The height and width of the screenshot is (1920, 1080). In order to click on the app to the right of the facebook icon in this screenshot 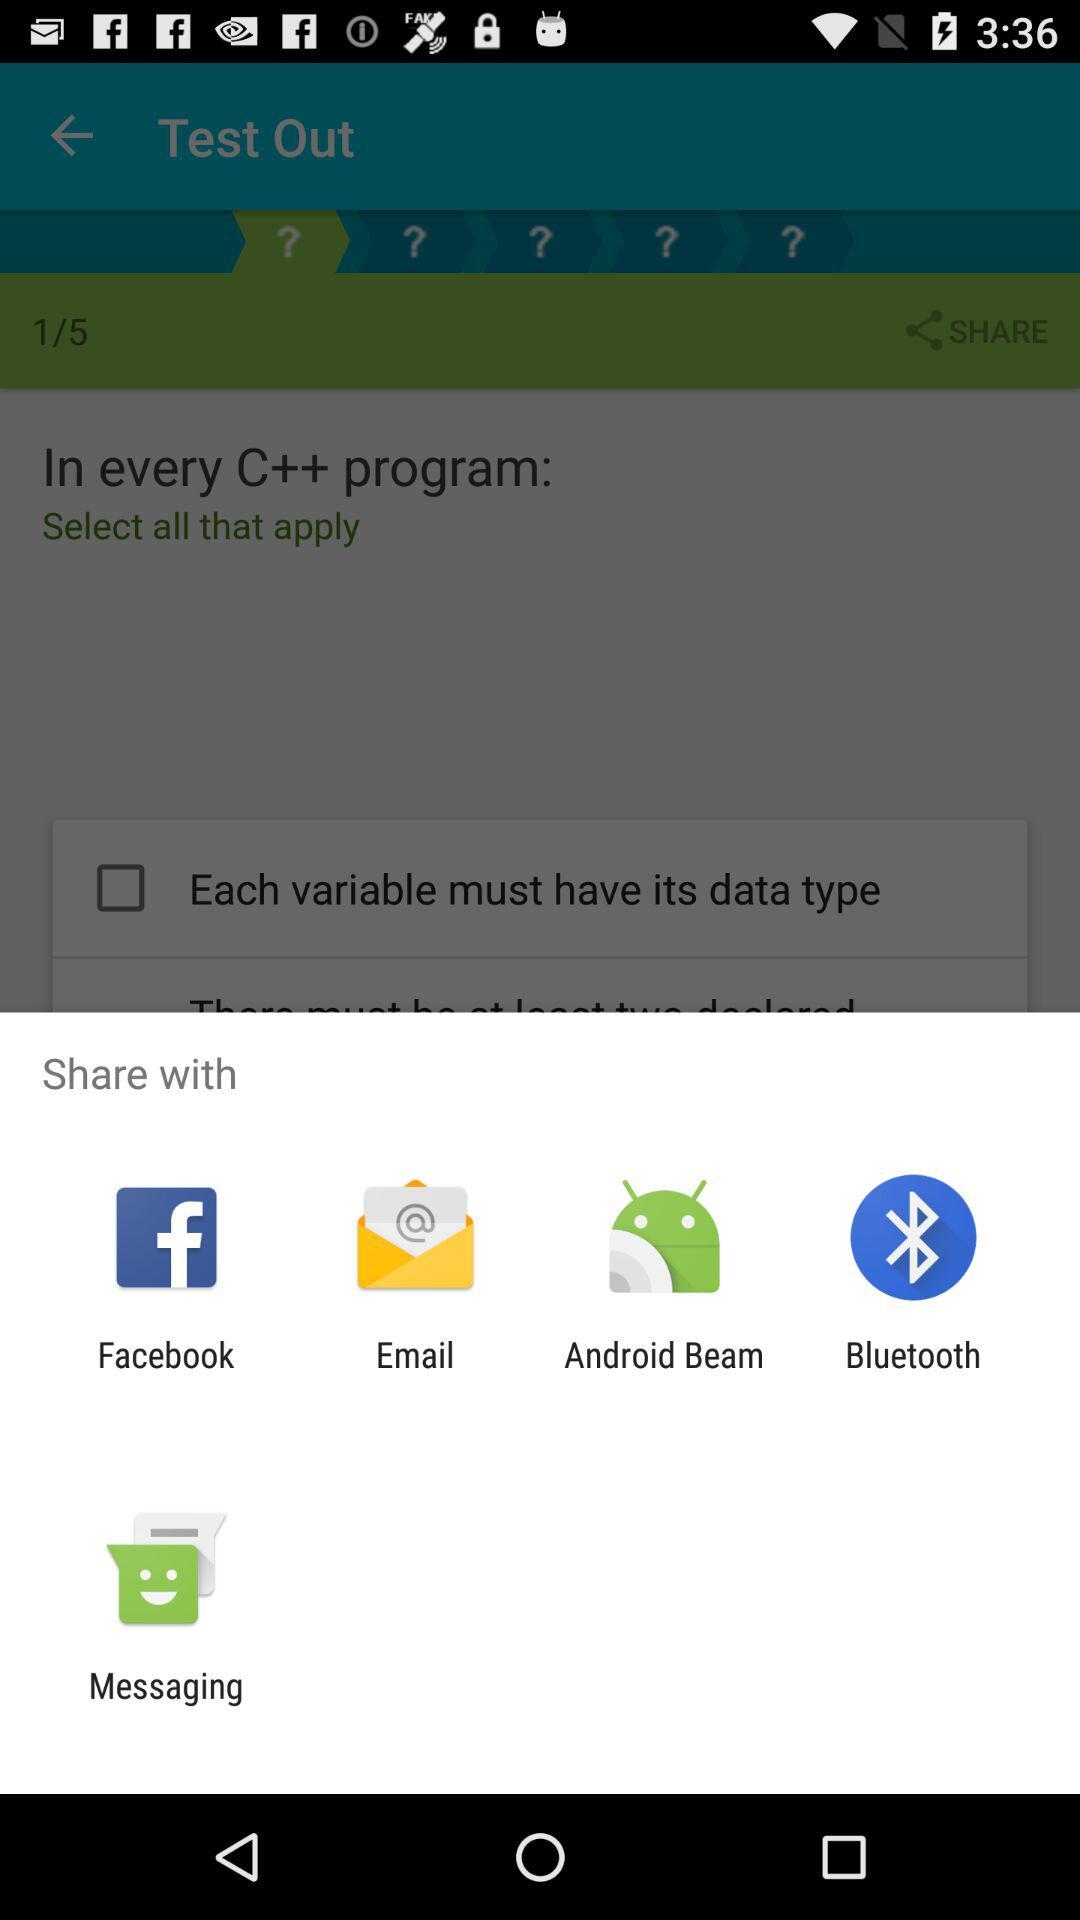, I will do `click(414, 1374)`.